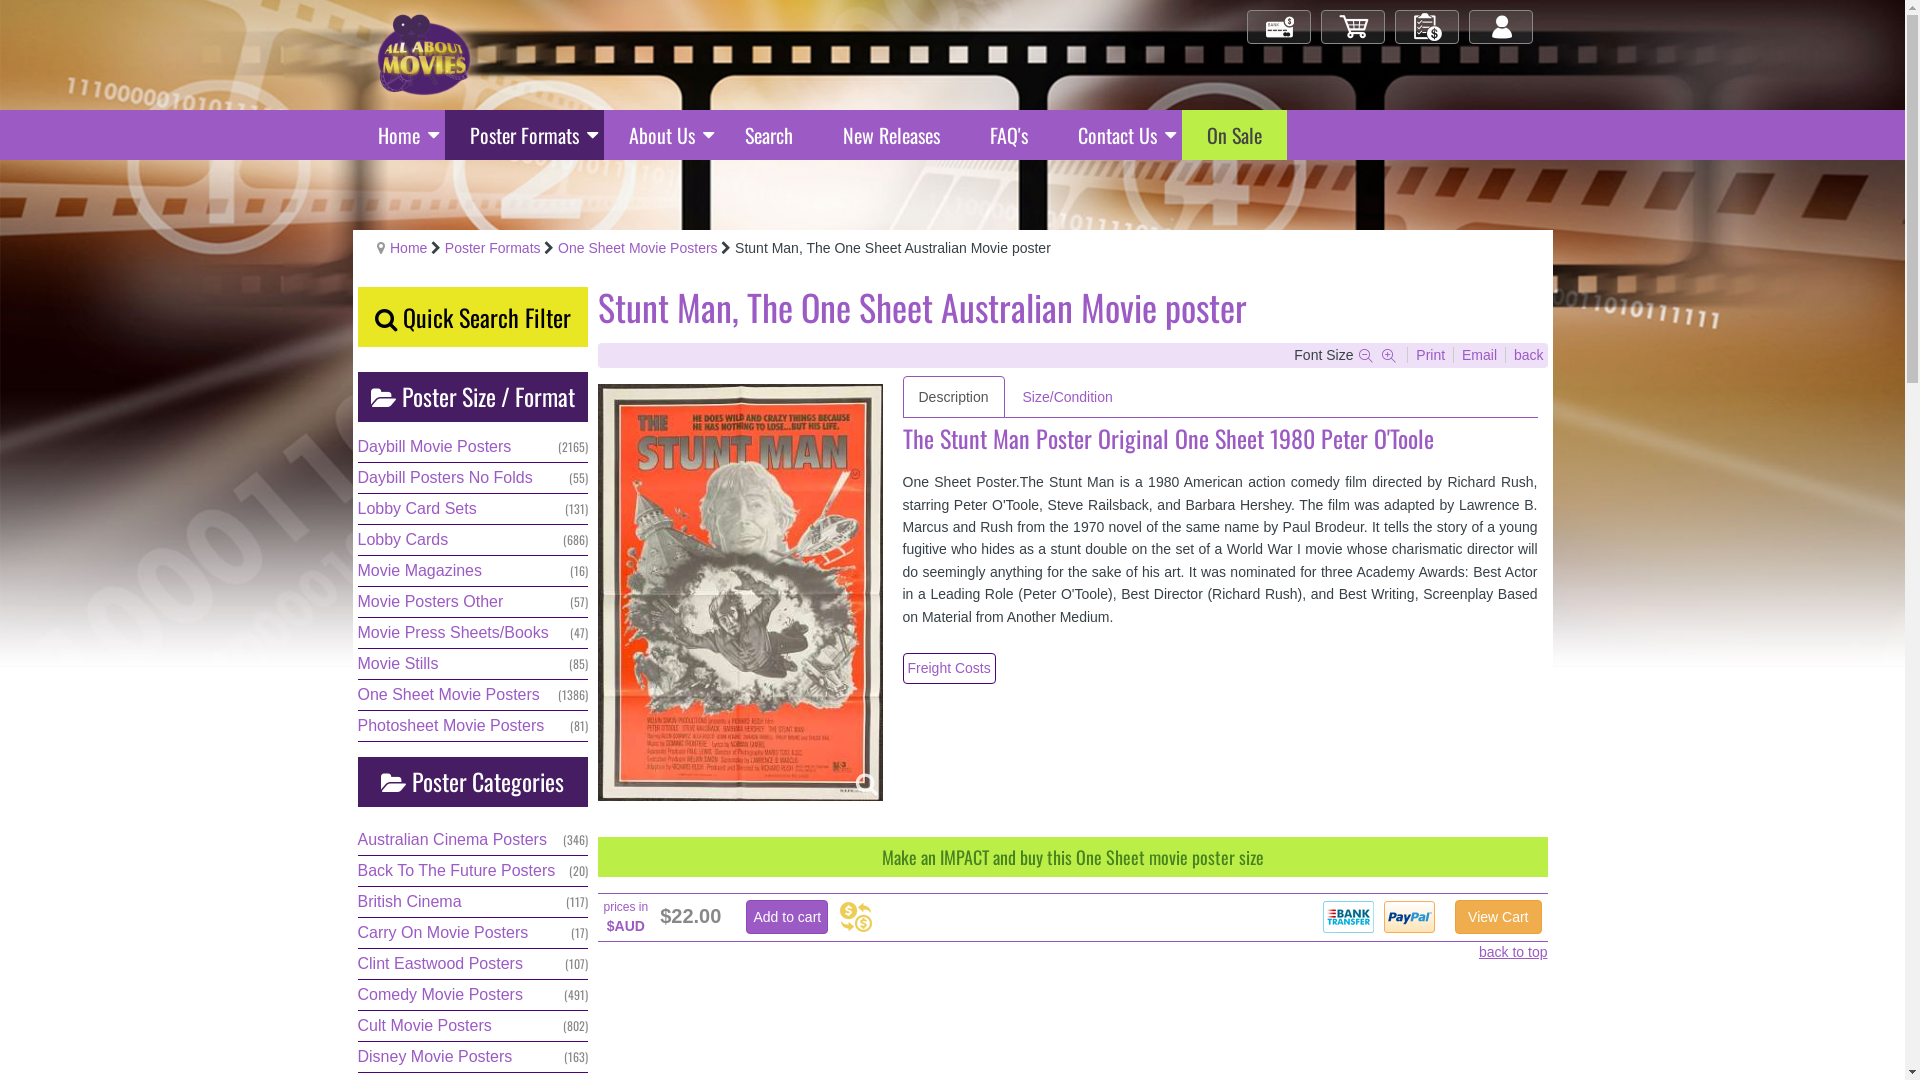 Image resolution: width=1920 pixels, height=1080 pixels. Describe the element at coordinates (472, 902) in the screenshot. I see `'British Cinema` at that location.